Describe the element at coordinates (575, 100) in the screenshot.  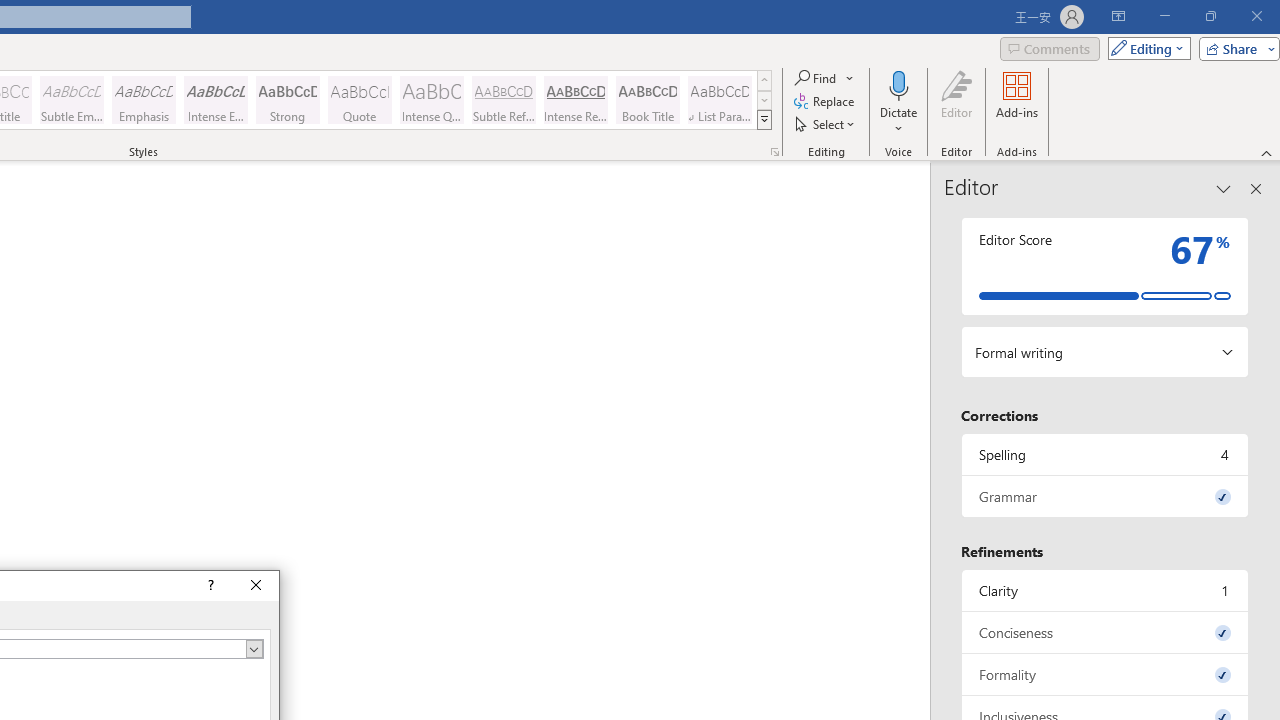
I see `'Intense Reference'` at that location.